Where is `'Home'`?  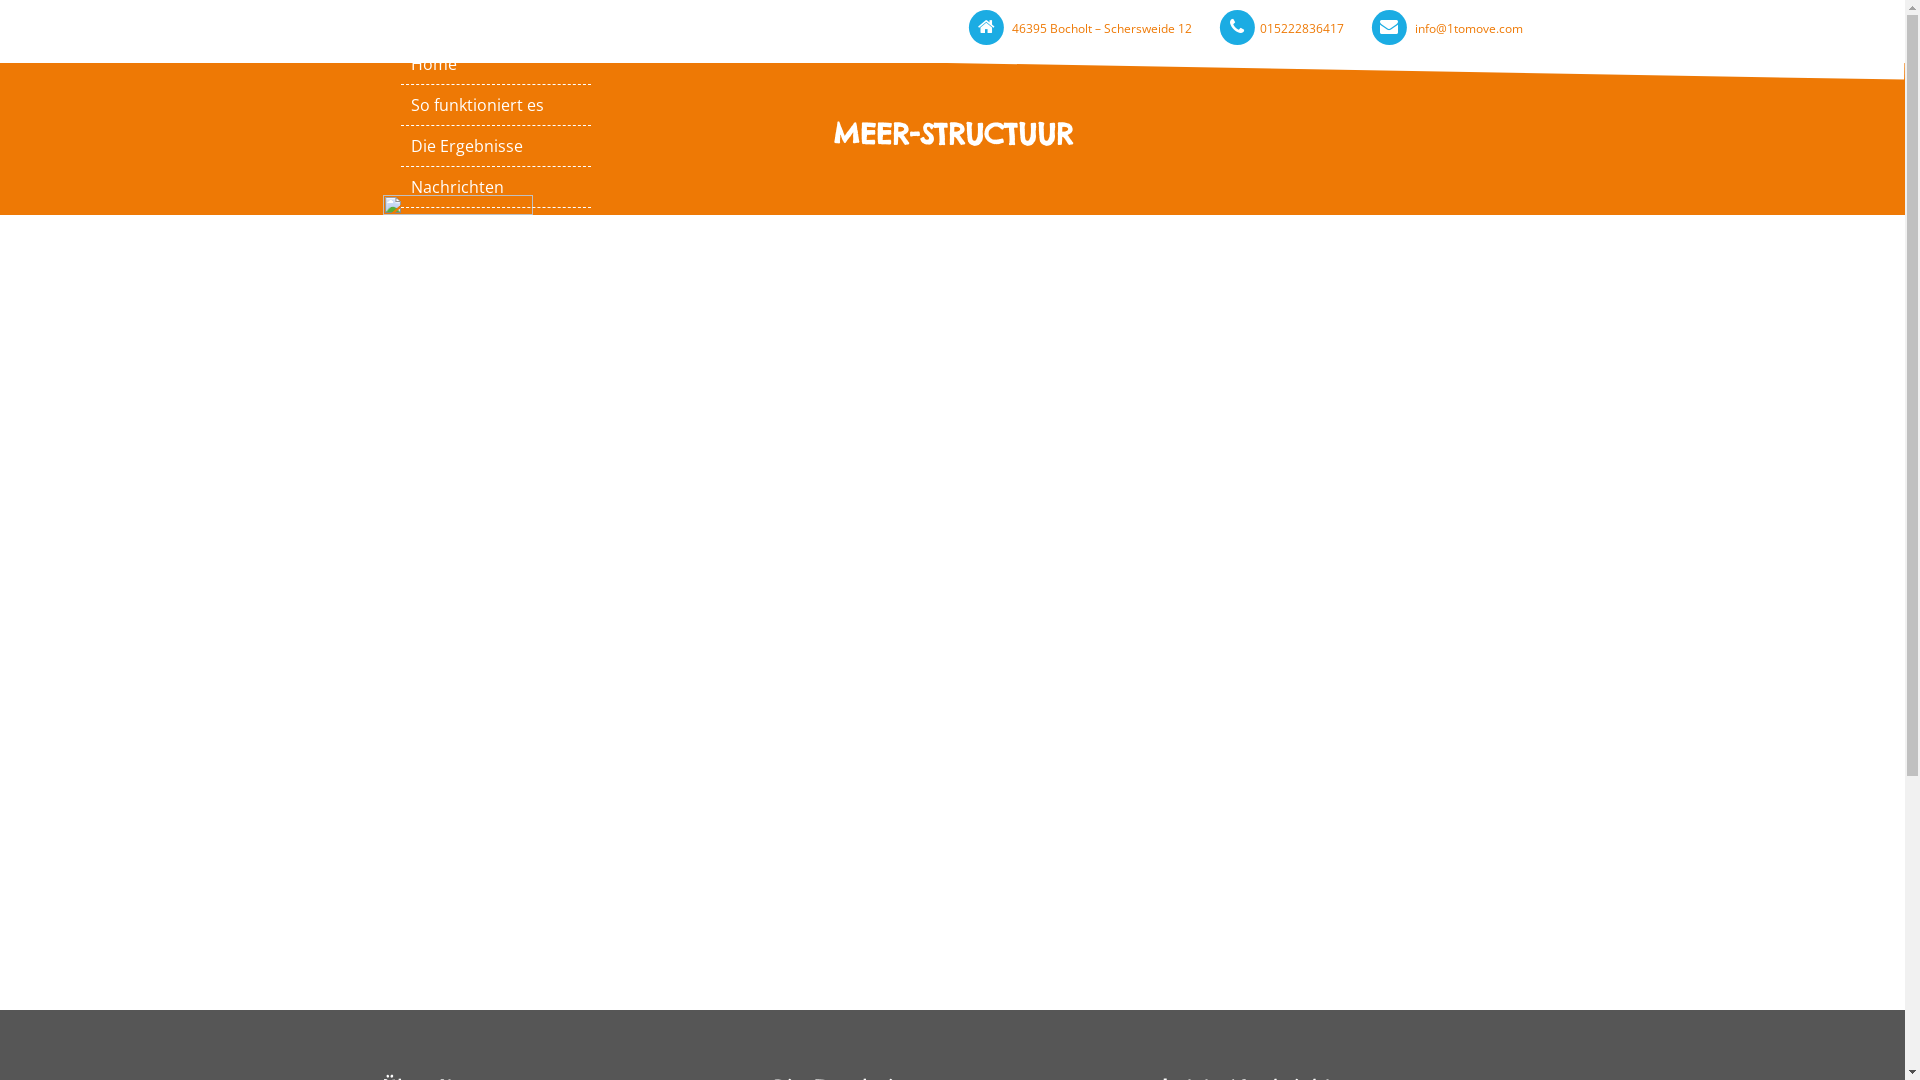
'Home' is located at coordinates (400, 63).